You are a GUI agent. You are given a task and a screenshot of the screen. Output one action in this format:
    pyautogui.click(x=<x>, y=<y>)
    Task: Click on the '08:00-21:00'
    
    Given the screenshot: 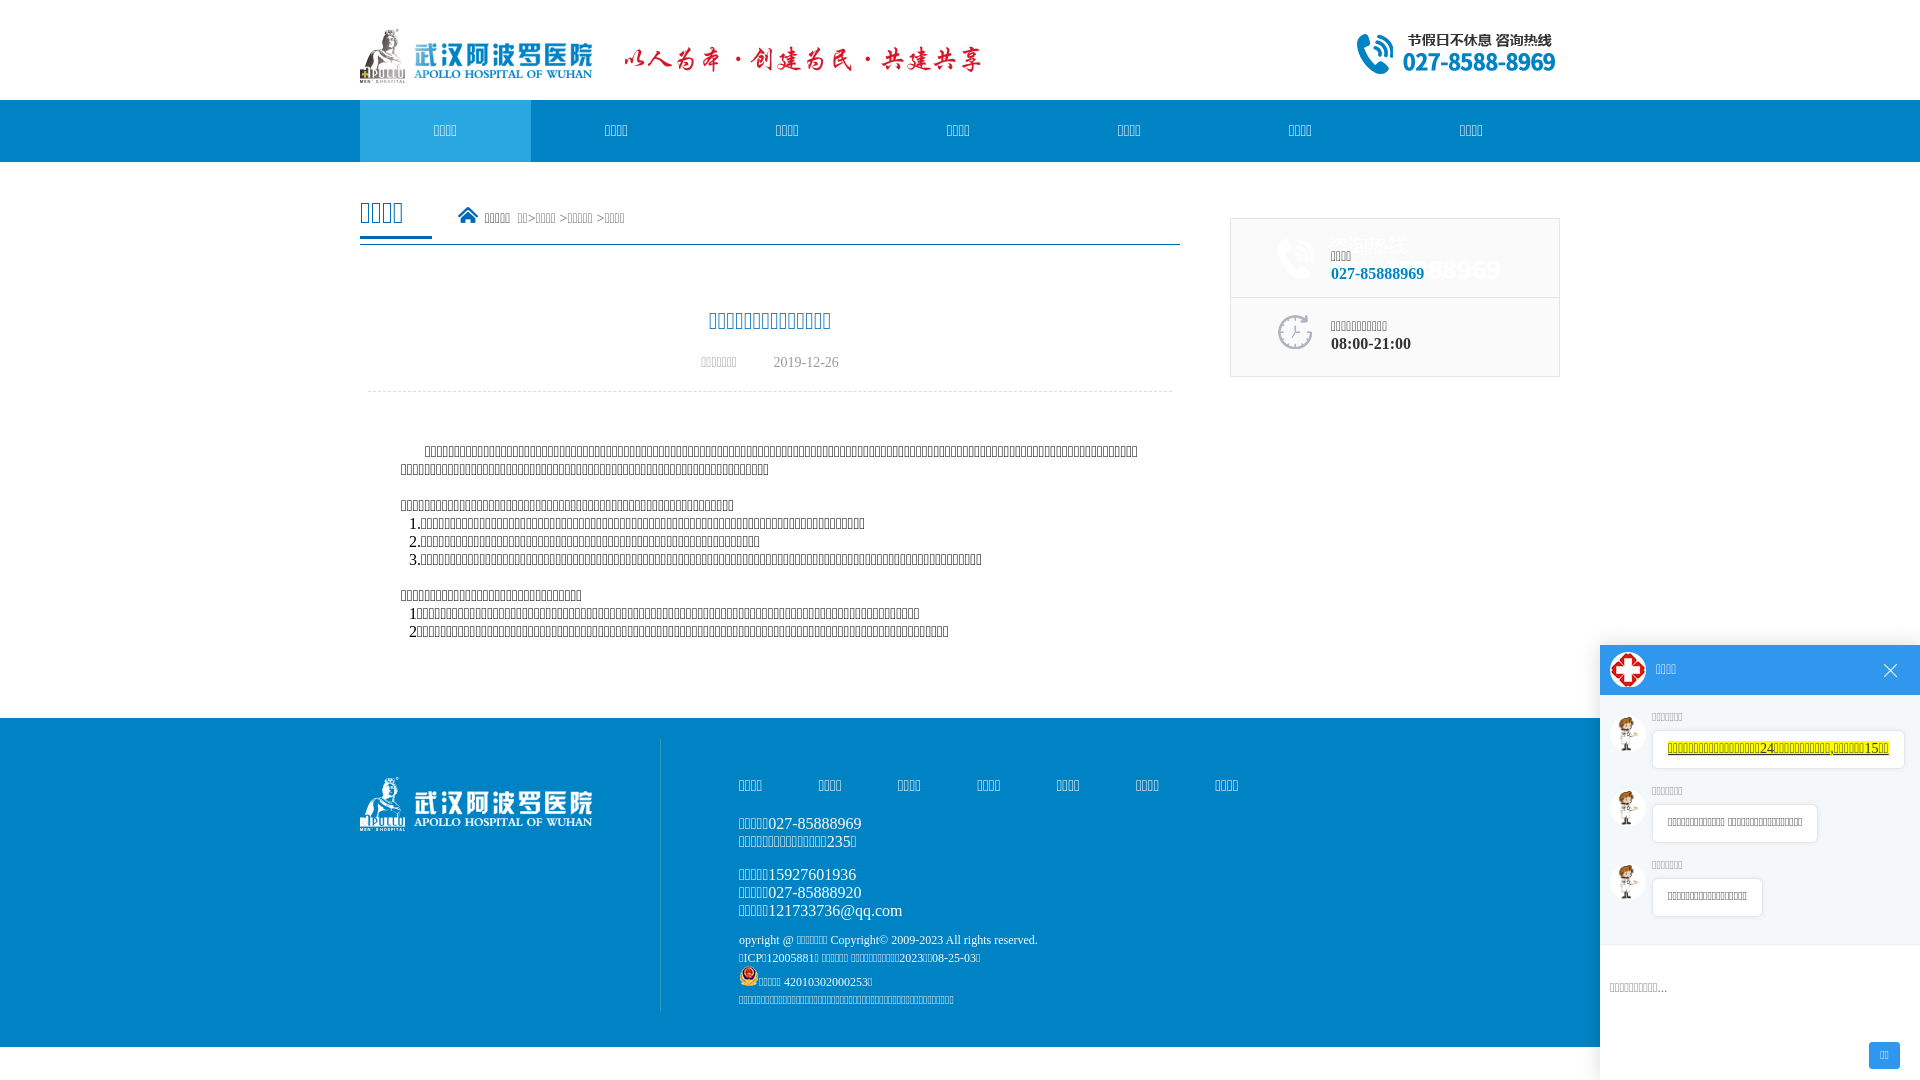 What is the action you would take?
    pyautogui.click(x=1370, y=342)
    